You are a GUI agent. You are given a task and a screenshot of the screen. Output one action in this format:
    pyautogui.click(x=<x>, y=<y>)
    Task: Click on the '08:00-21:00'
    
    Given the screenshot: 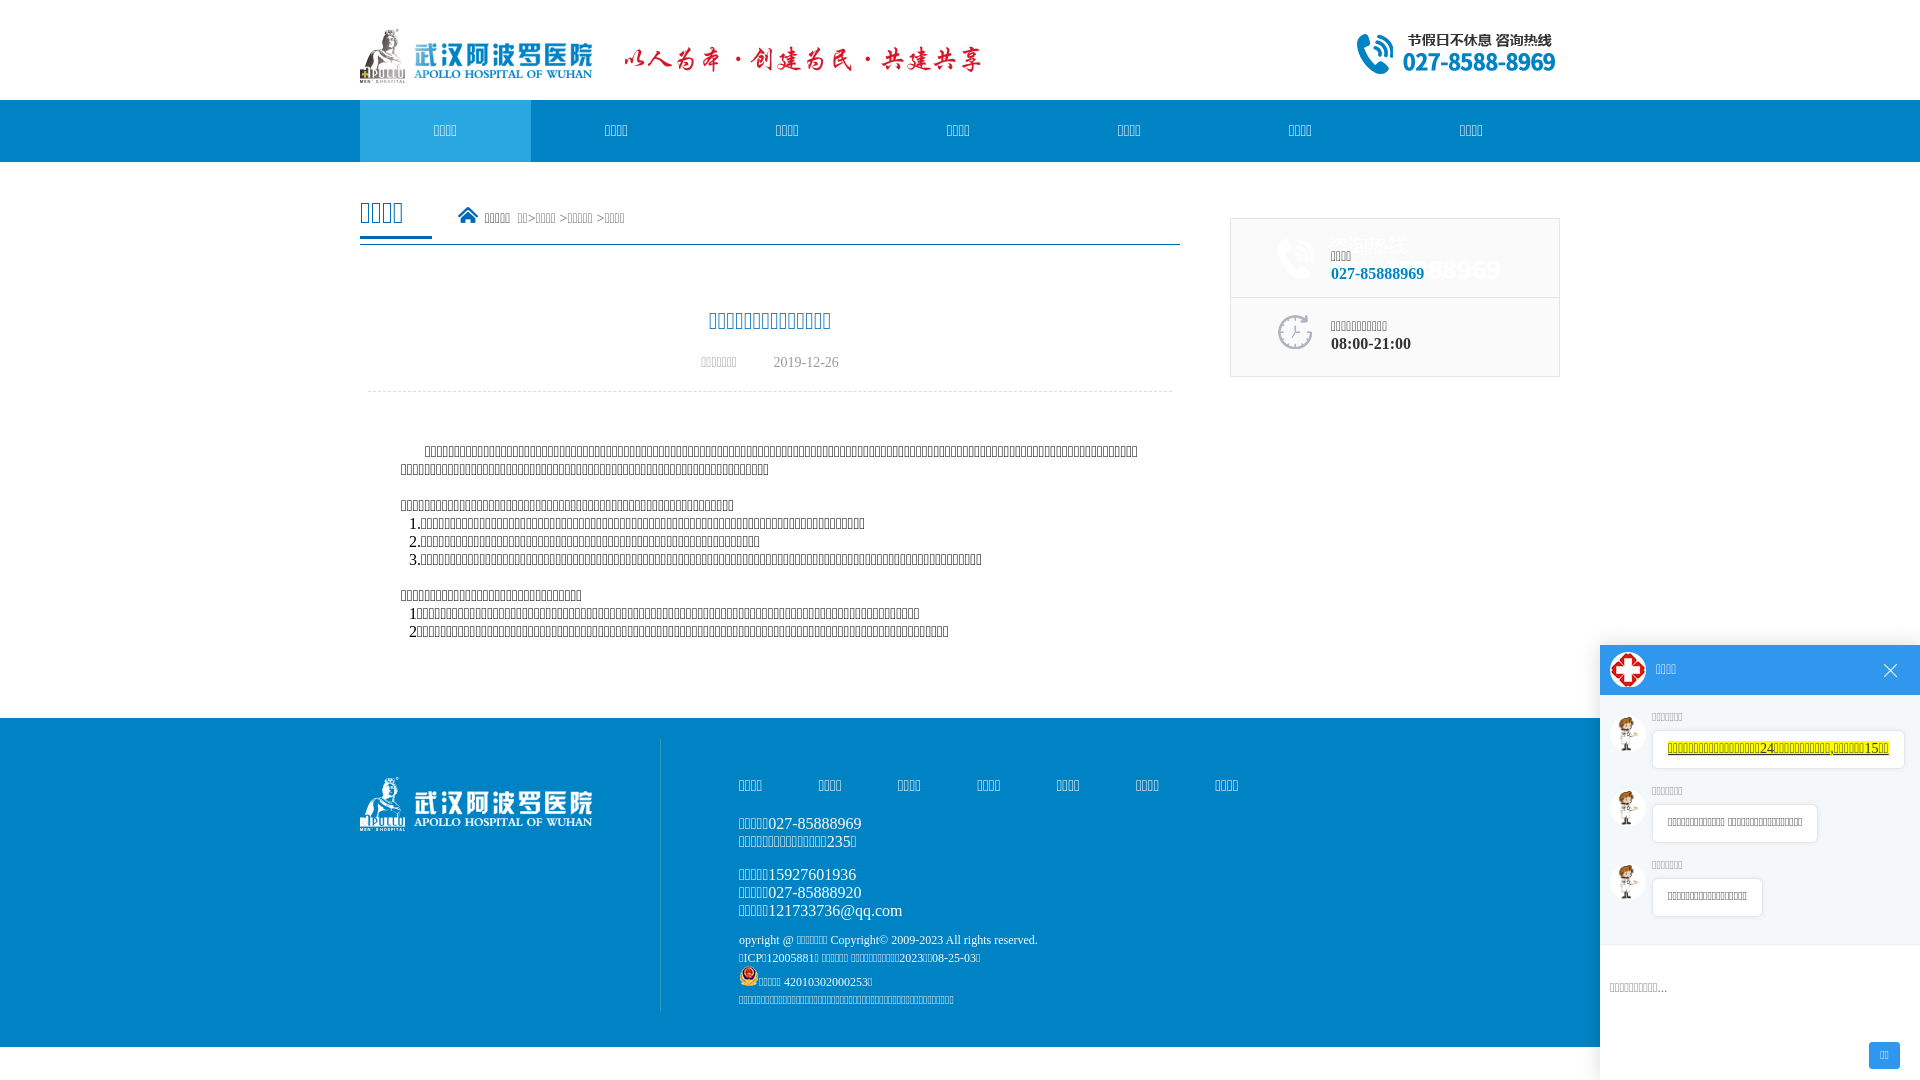 What is the action you would take?
    pyautogui.click(x=1370, y=342)
    